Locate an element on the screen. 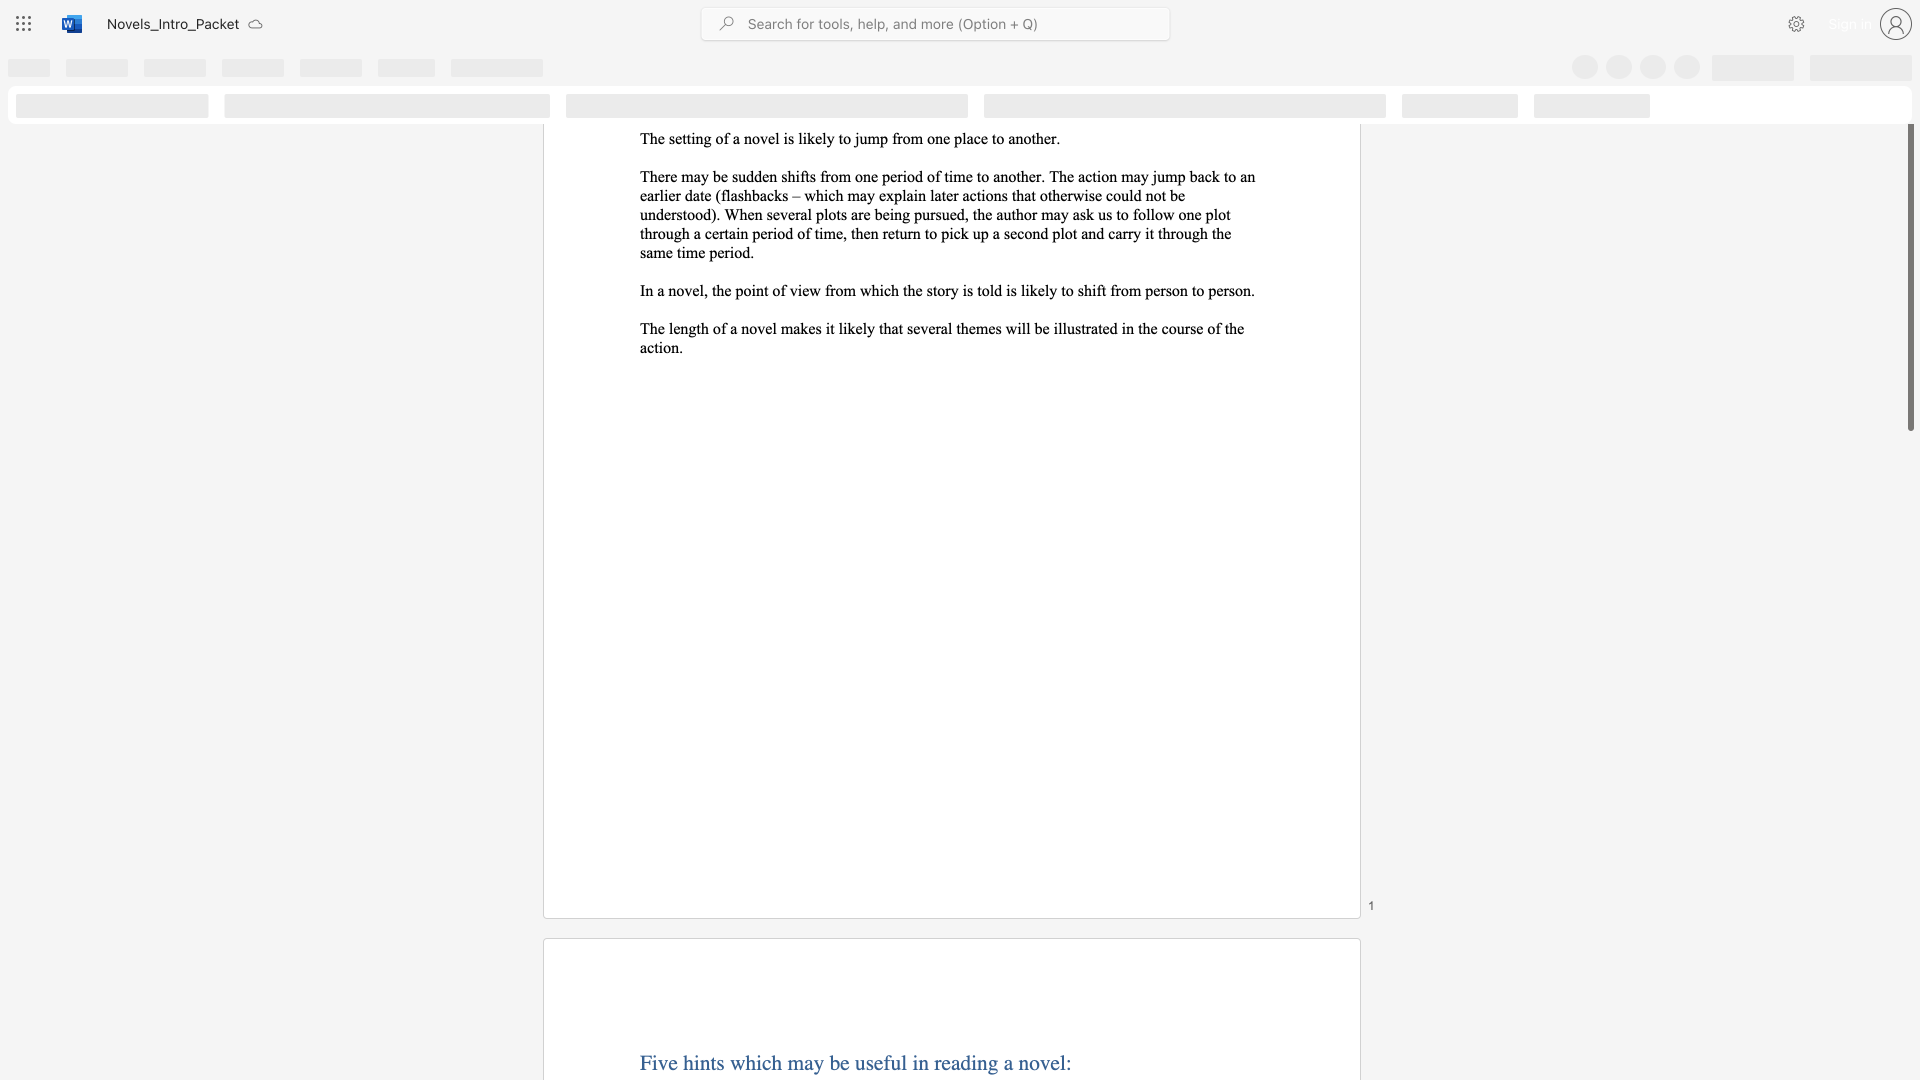 Image resolution: width=1920 pixels, height=1080 pixels. the scrollbar and move down 870 pixels is located at coordinates (1909, 274).